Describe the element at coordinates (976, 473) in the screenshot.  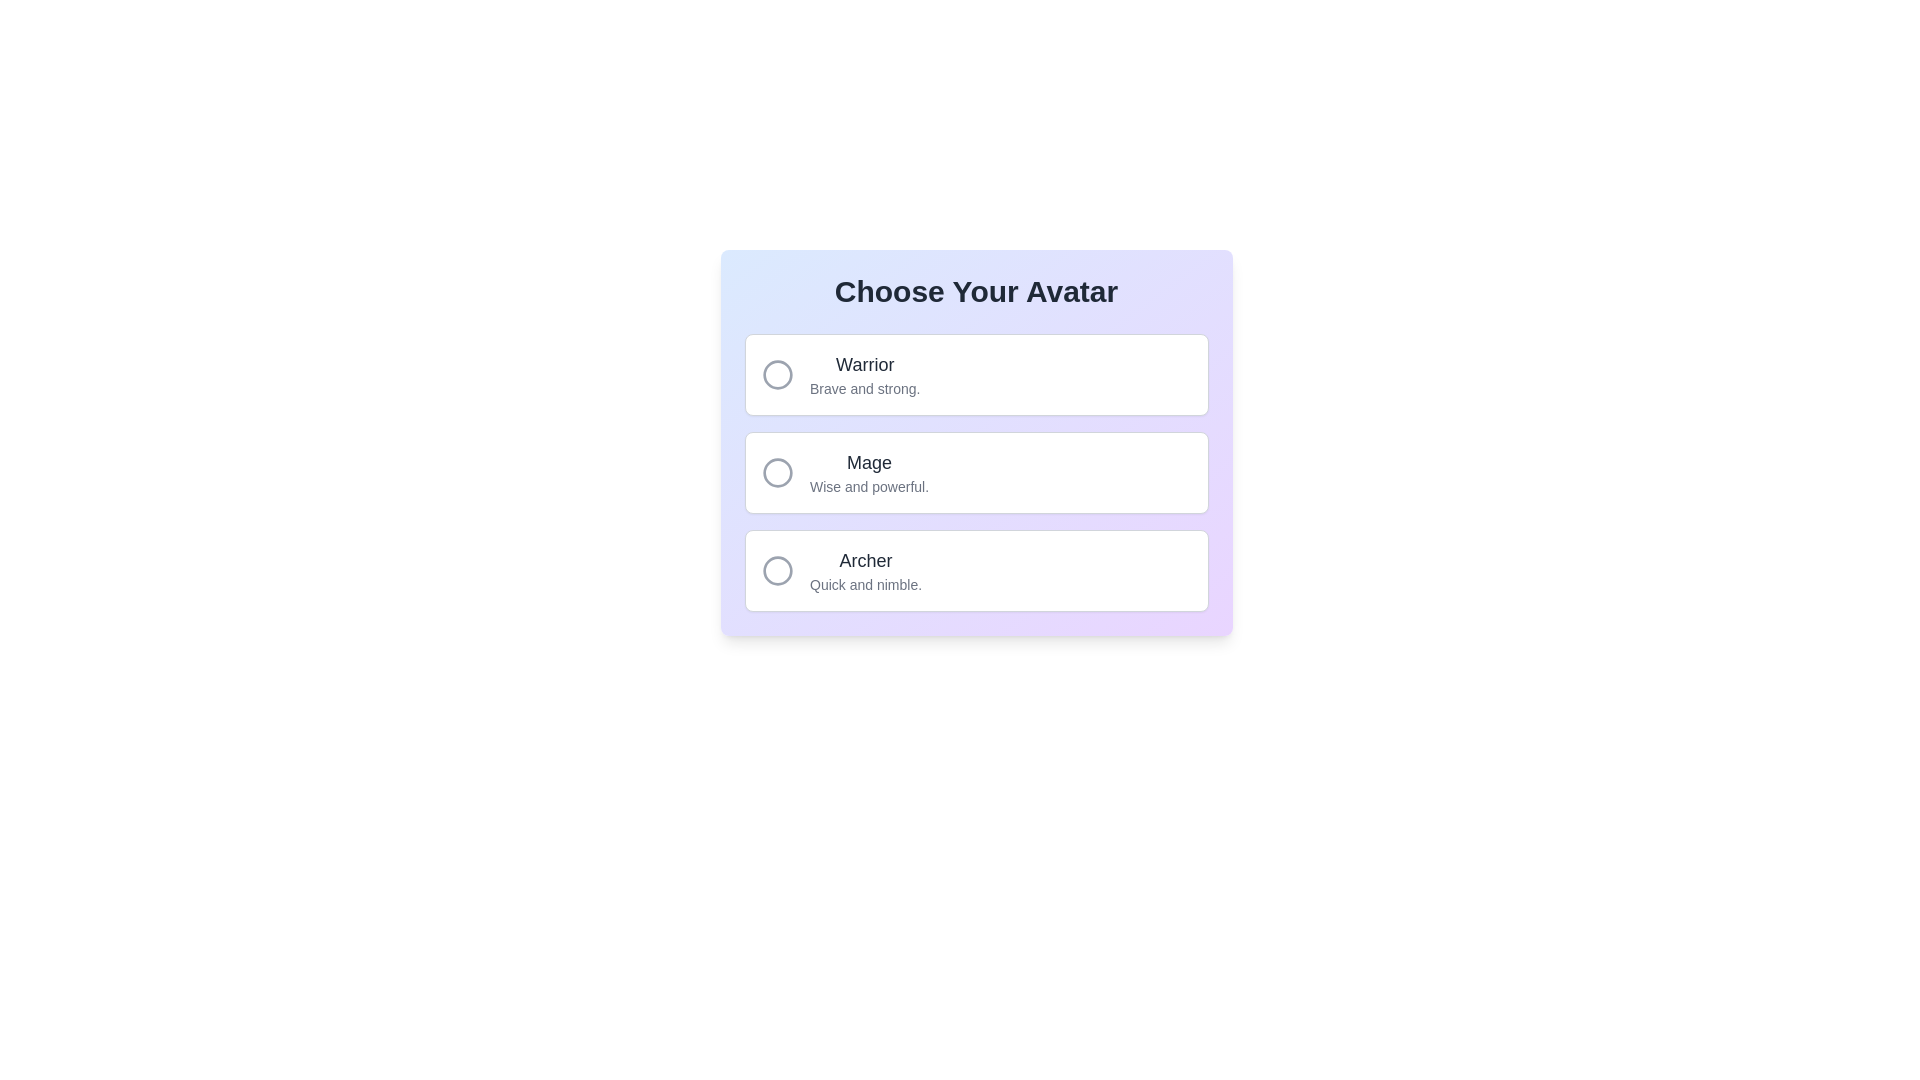
I see `the 'Mage' avatar option, which is the second card in the vertical stack under 'Choose Your Avatar.'` at that location.